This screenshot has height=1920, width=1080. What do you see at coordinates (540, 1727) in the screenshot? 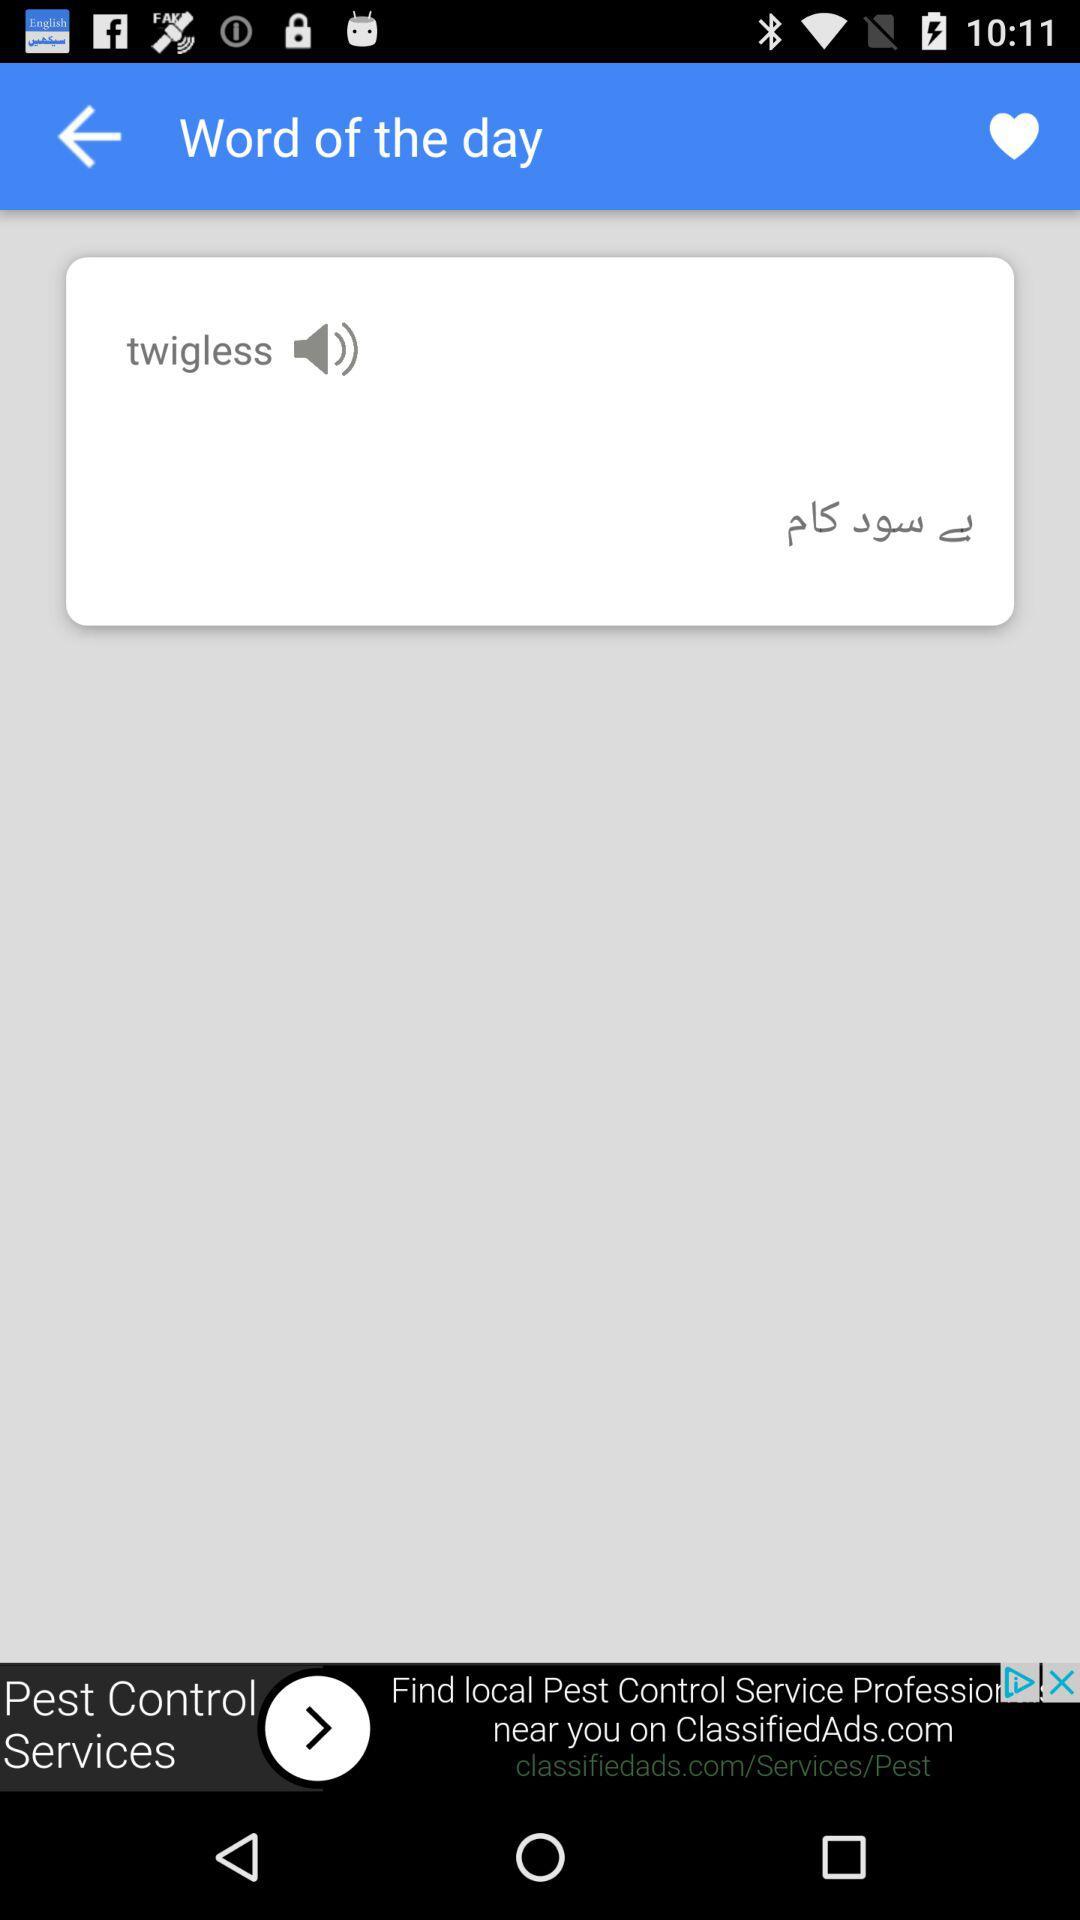
I see `new advertisement open box` at bounding box center [540, 1727].